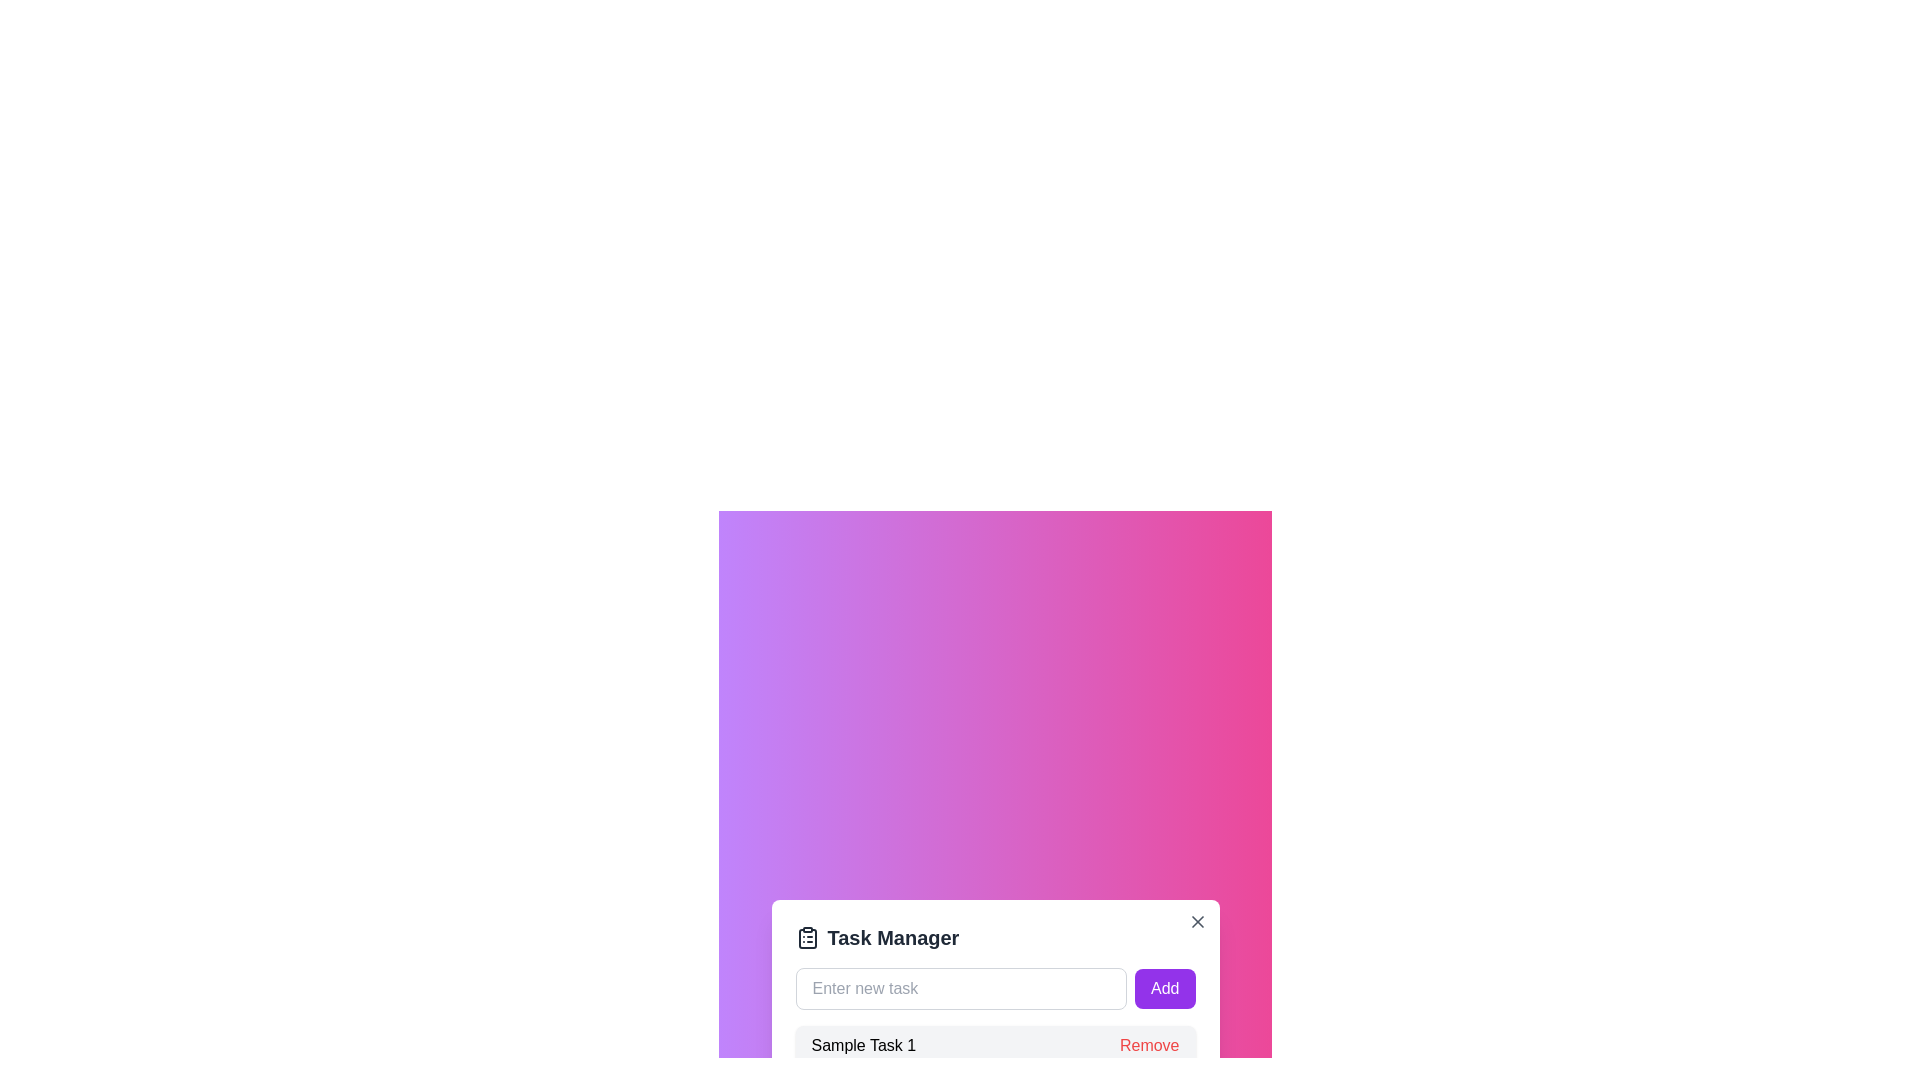  I want to click on the decorative SVG icon located in the top-left corner of the 'Task Manager' modal dialog, which symbolizes the purpose of the dialog, so click(807, 938).